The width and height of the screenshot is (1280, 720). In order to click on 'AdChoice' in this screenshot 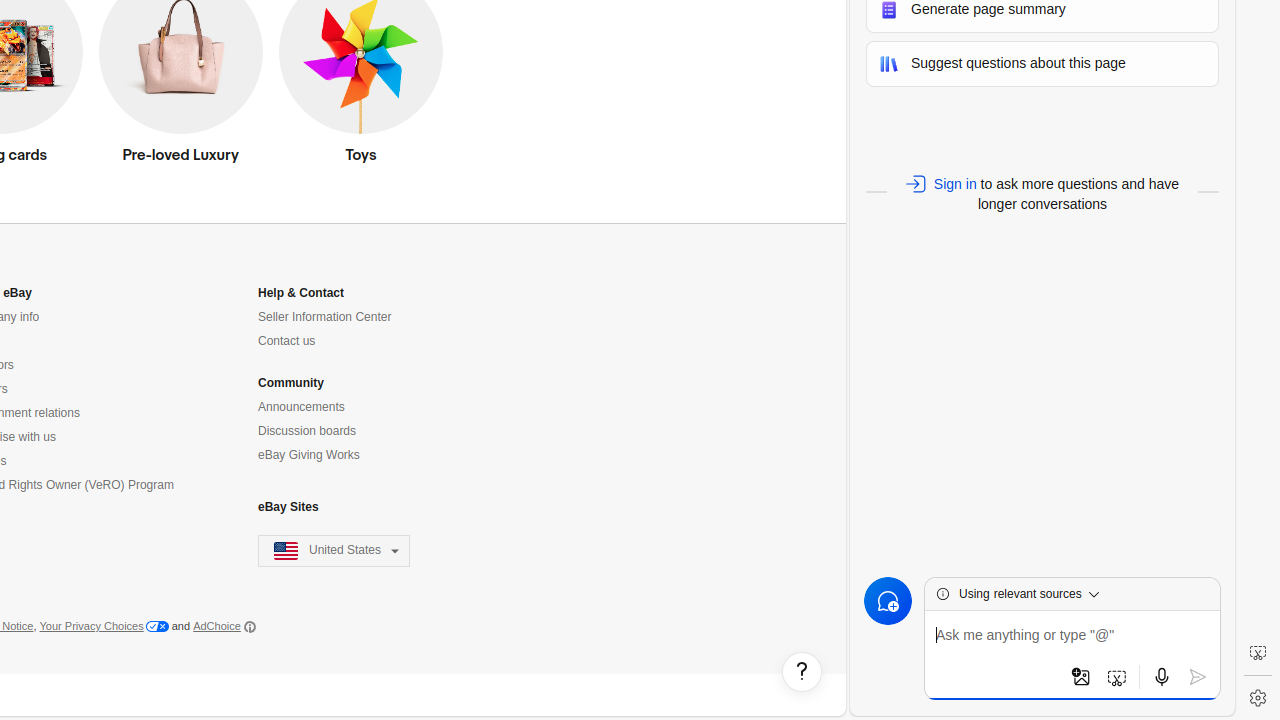, I will do `click(224, 625)`.